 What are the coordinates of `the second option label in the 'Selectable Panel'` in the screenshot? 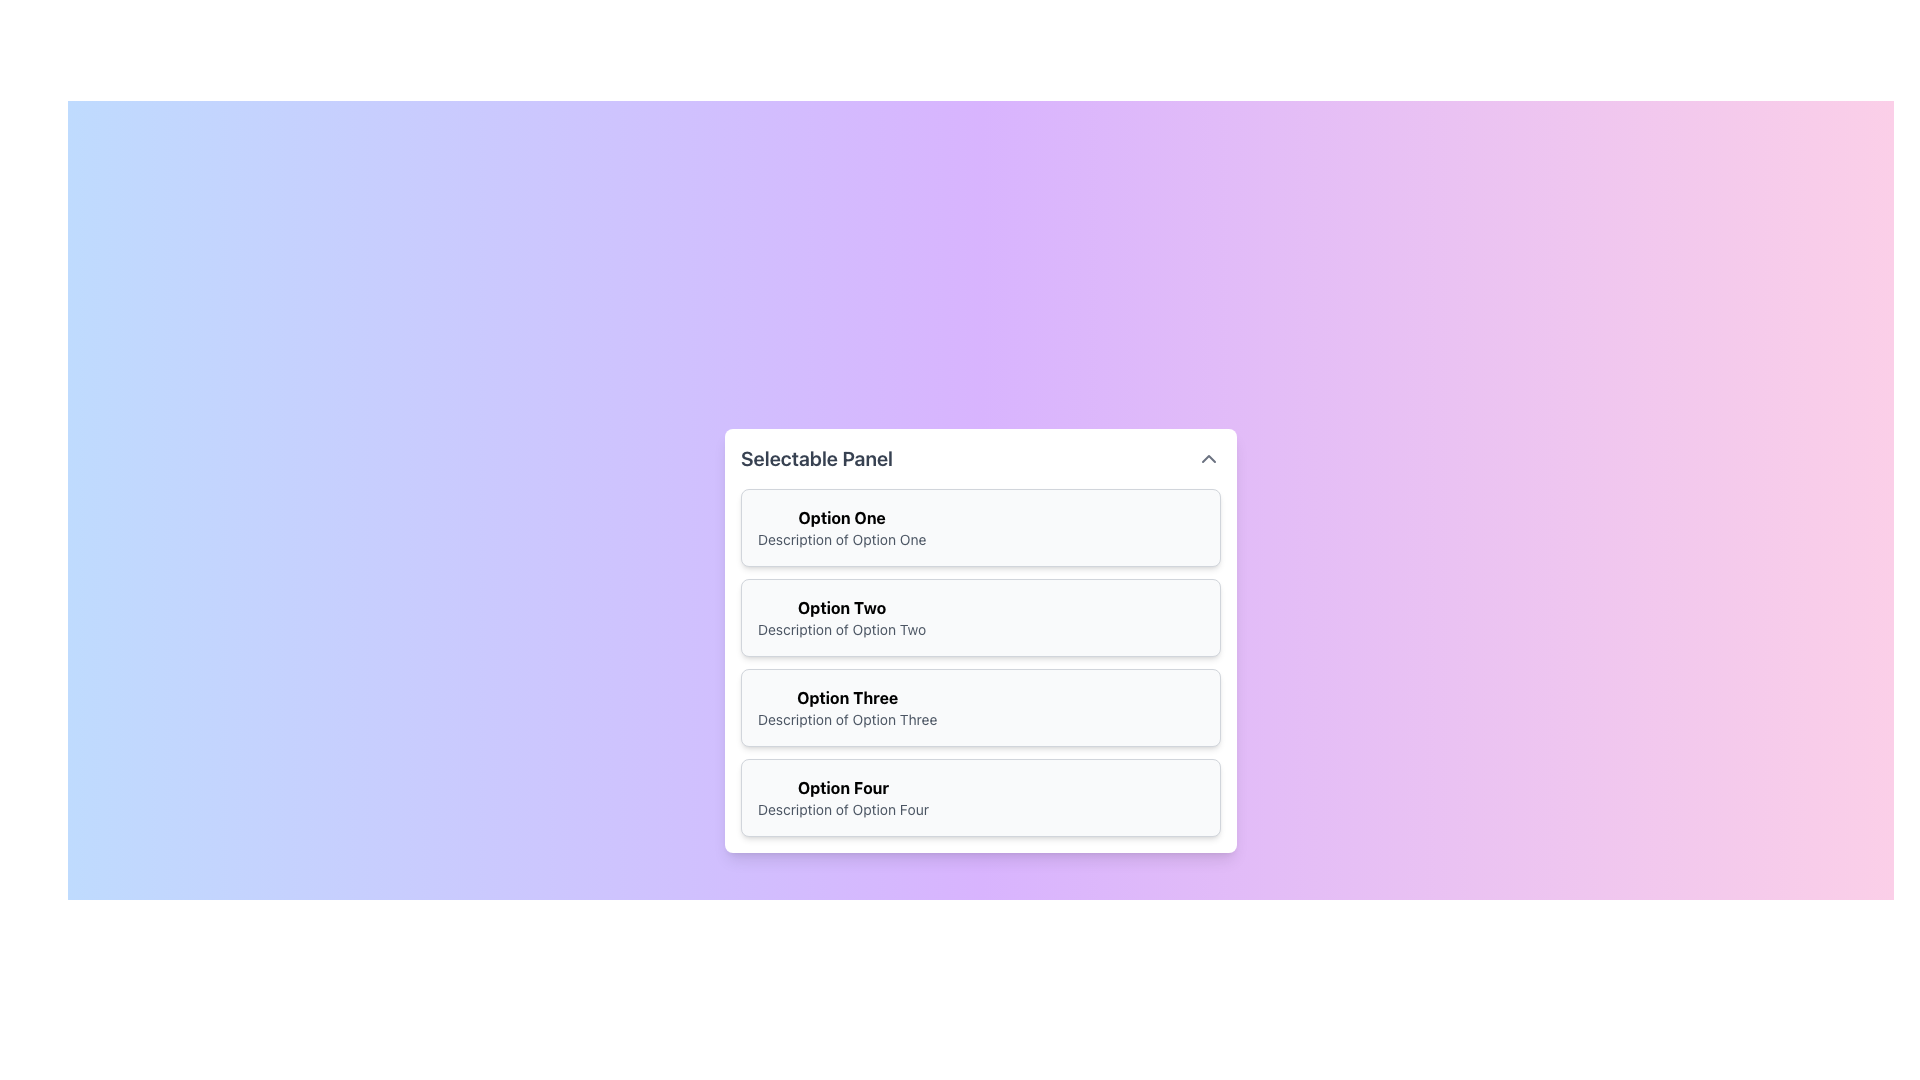 It's located at (842, 607).